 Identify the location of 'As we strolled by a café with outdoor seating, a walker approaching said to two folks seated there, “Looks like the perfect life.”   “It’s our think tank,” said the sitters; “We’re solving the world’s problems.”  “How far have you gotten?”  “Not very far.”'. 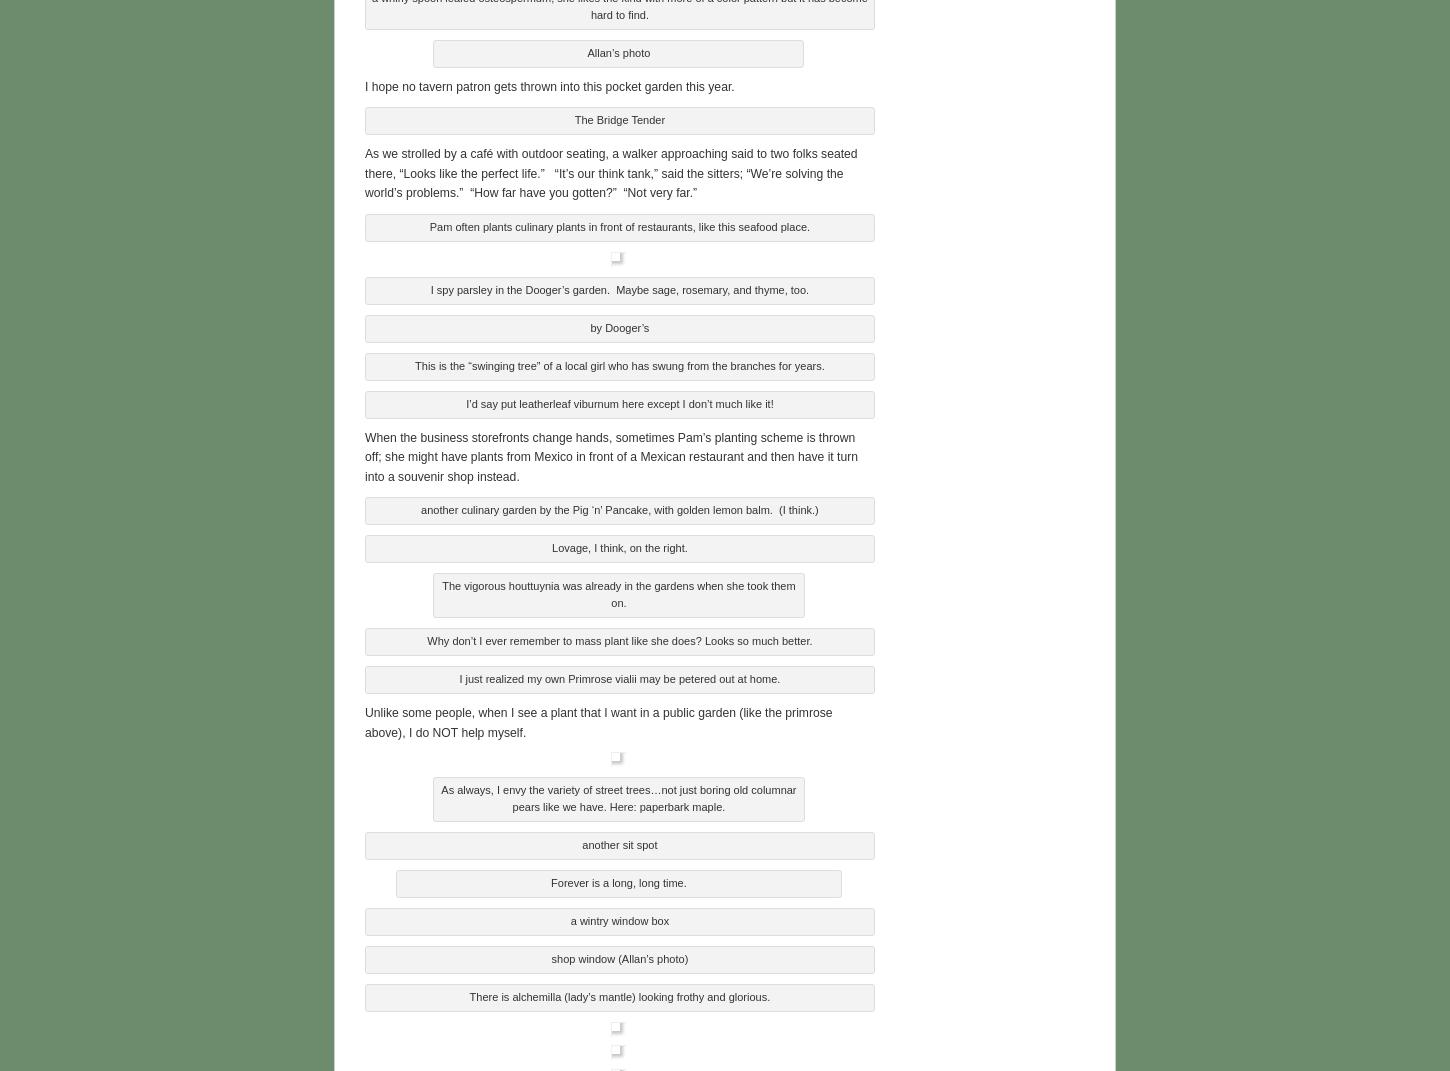
(363, 170).